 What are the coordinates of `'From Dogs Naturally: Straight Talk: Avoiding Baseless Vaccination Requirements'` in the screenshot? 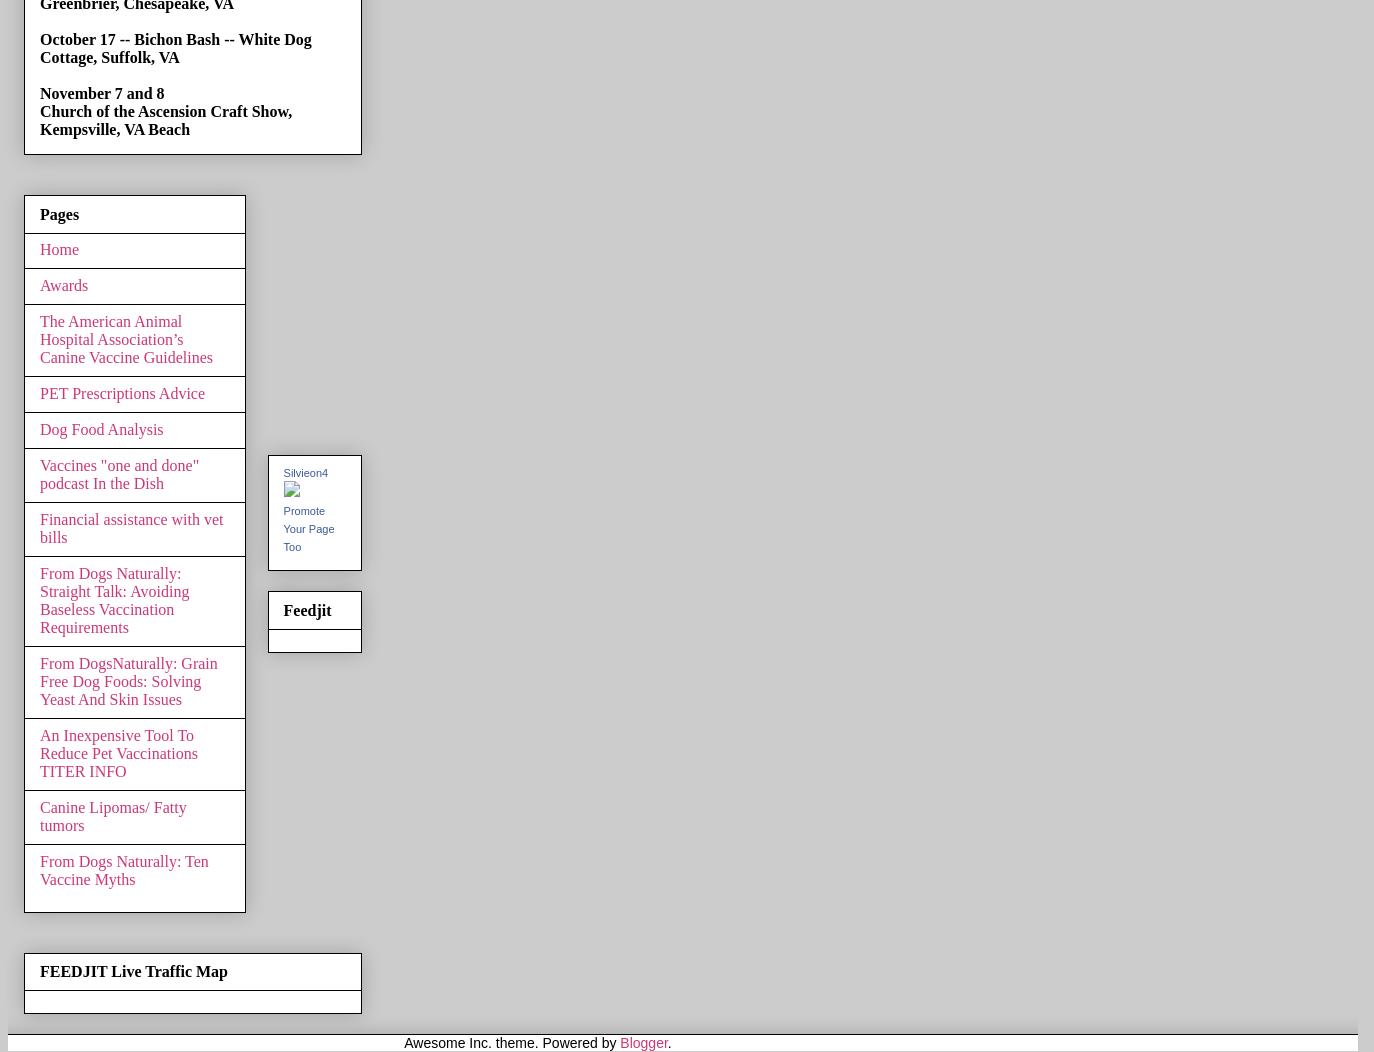 It's located at (113, 598).